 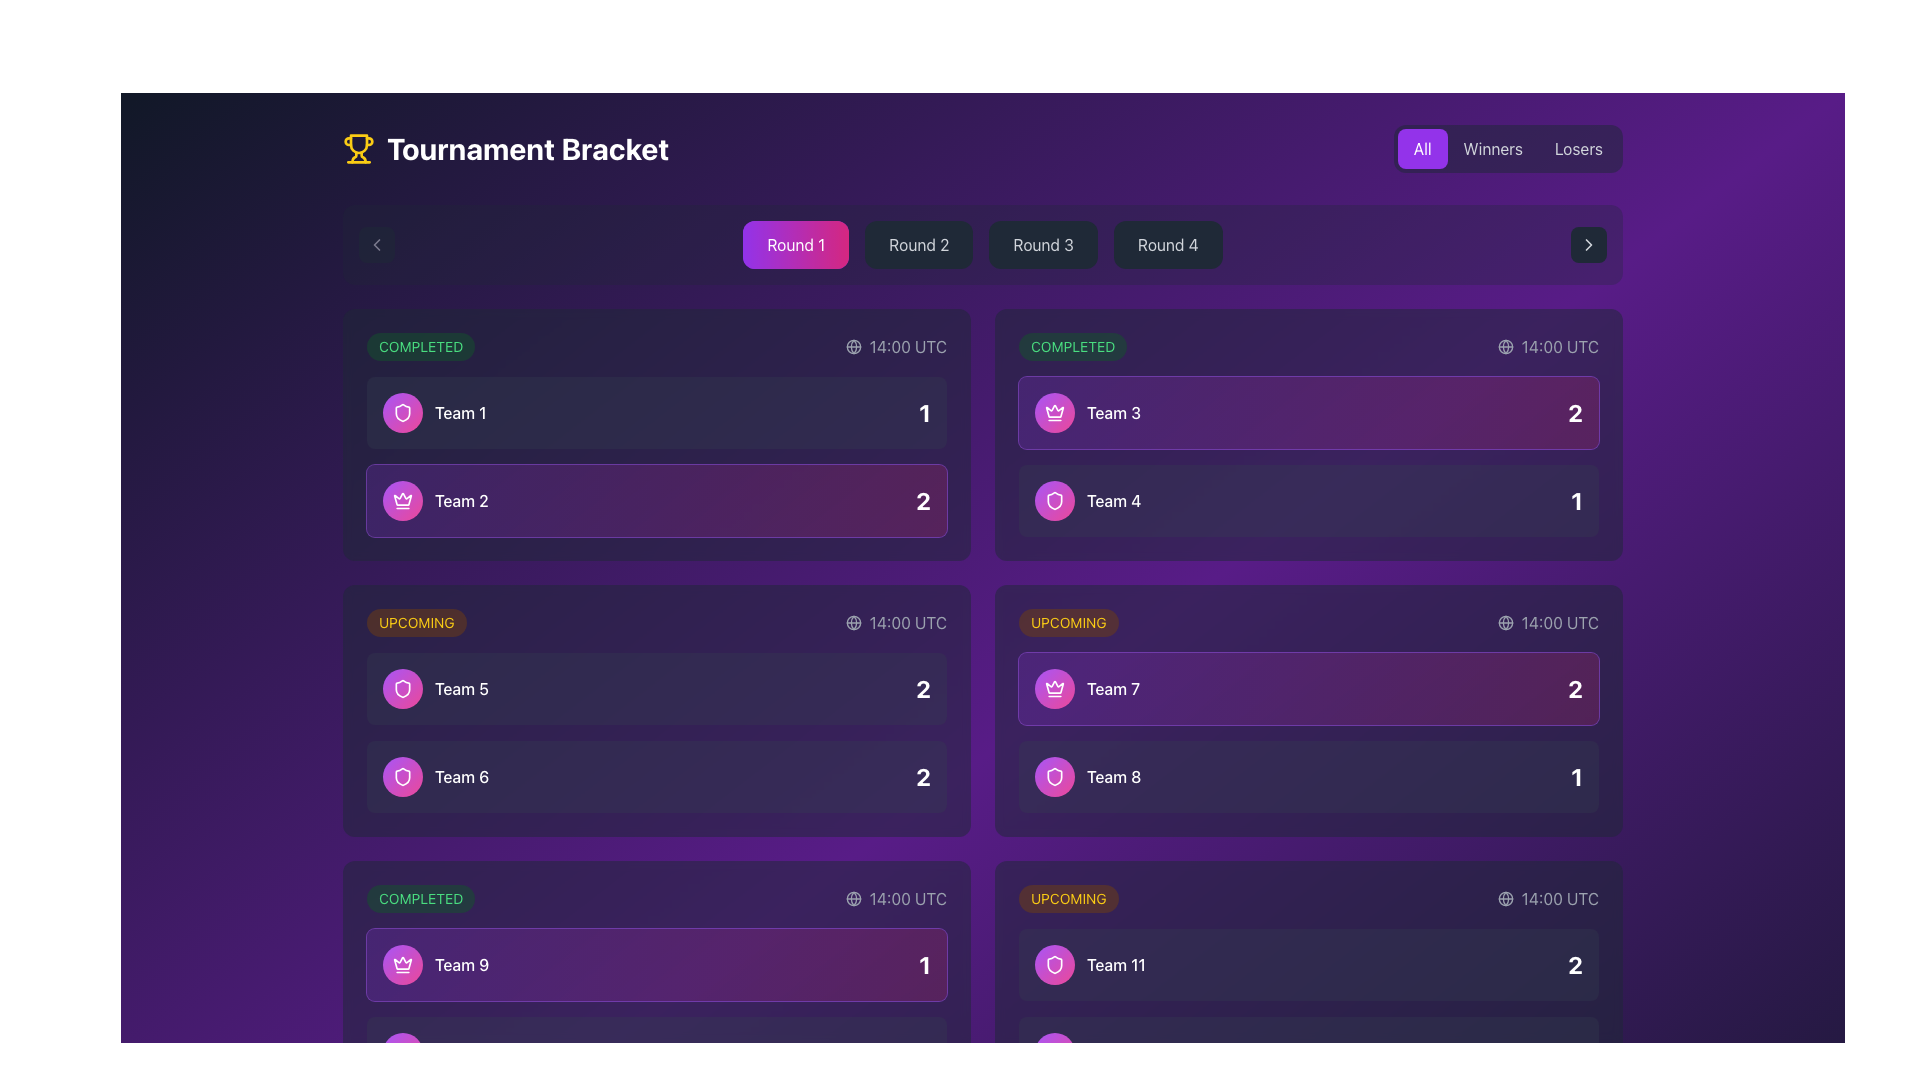 What do you see at coordinates (1505, 622) in the screenshot?
I see `the line-based vector icon that forms part of a globe design, located near the textual time information in the match schedule cards` at bounding box center [1505, 622].